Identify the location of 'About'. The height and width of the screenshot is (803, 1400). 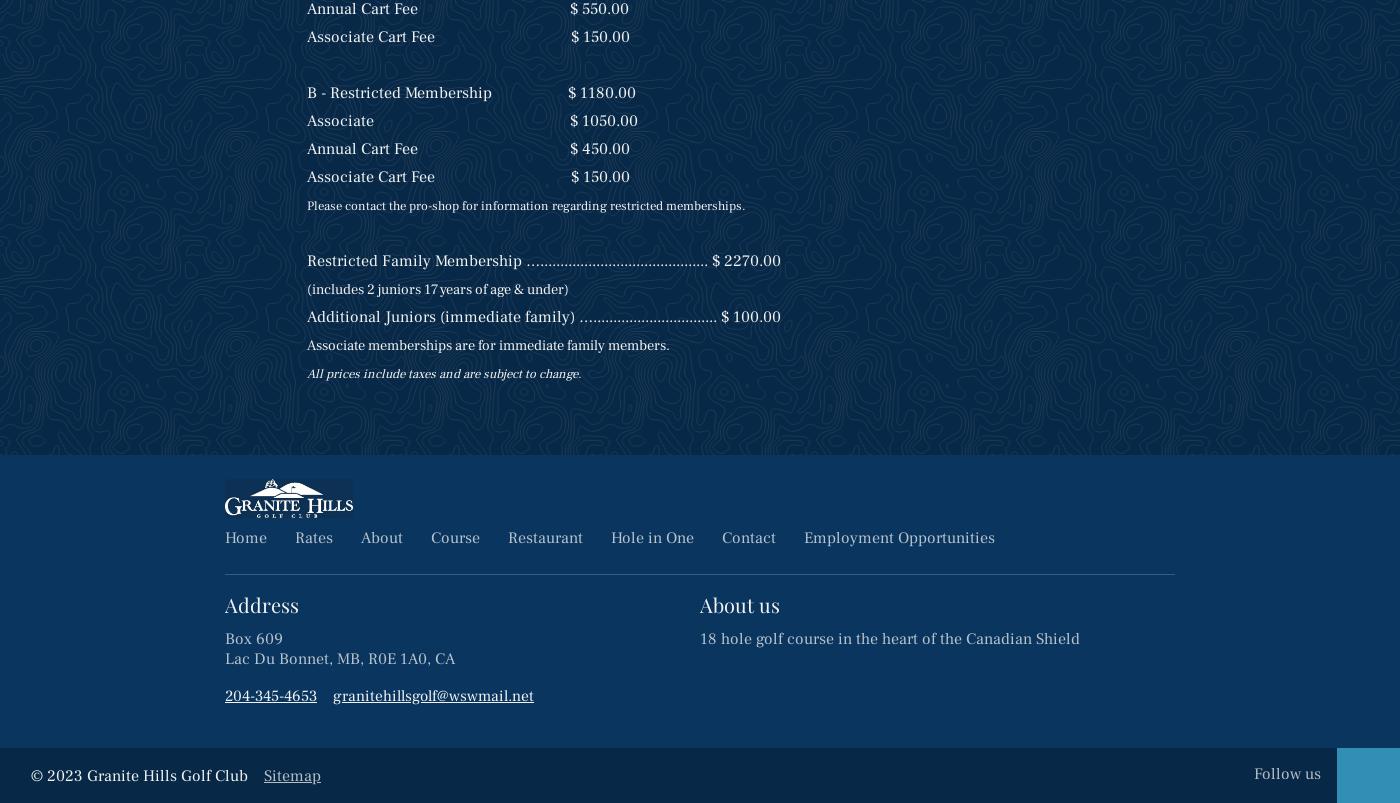
(382, 536).